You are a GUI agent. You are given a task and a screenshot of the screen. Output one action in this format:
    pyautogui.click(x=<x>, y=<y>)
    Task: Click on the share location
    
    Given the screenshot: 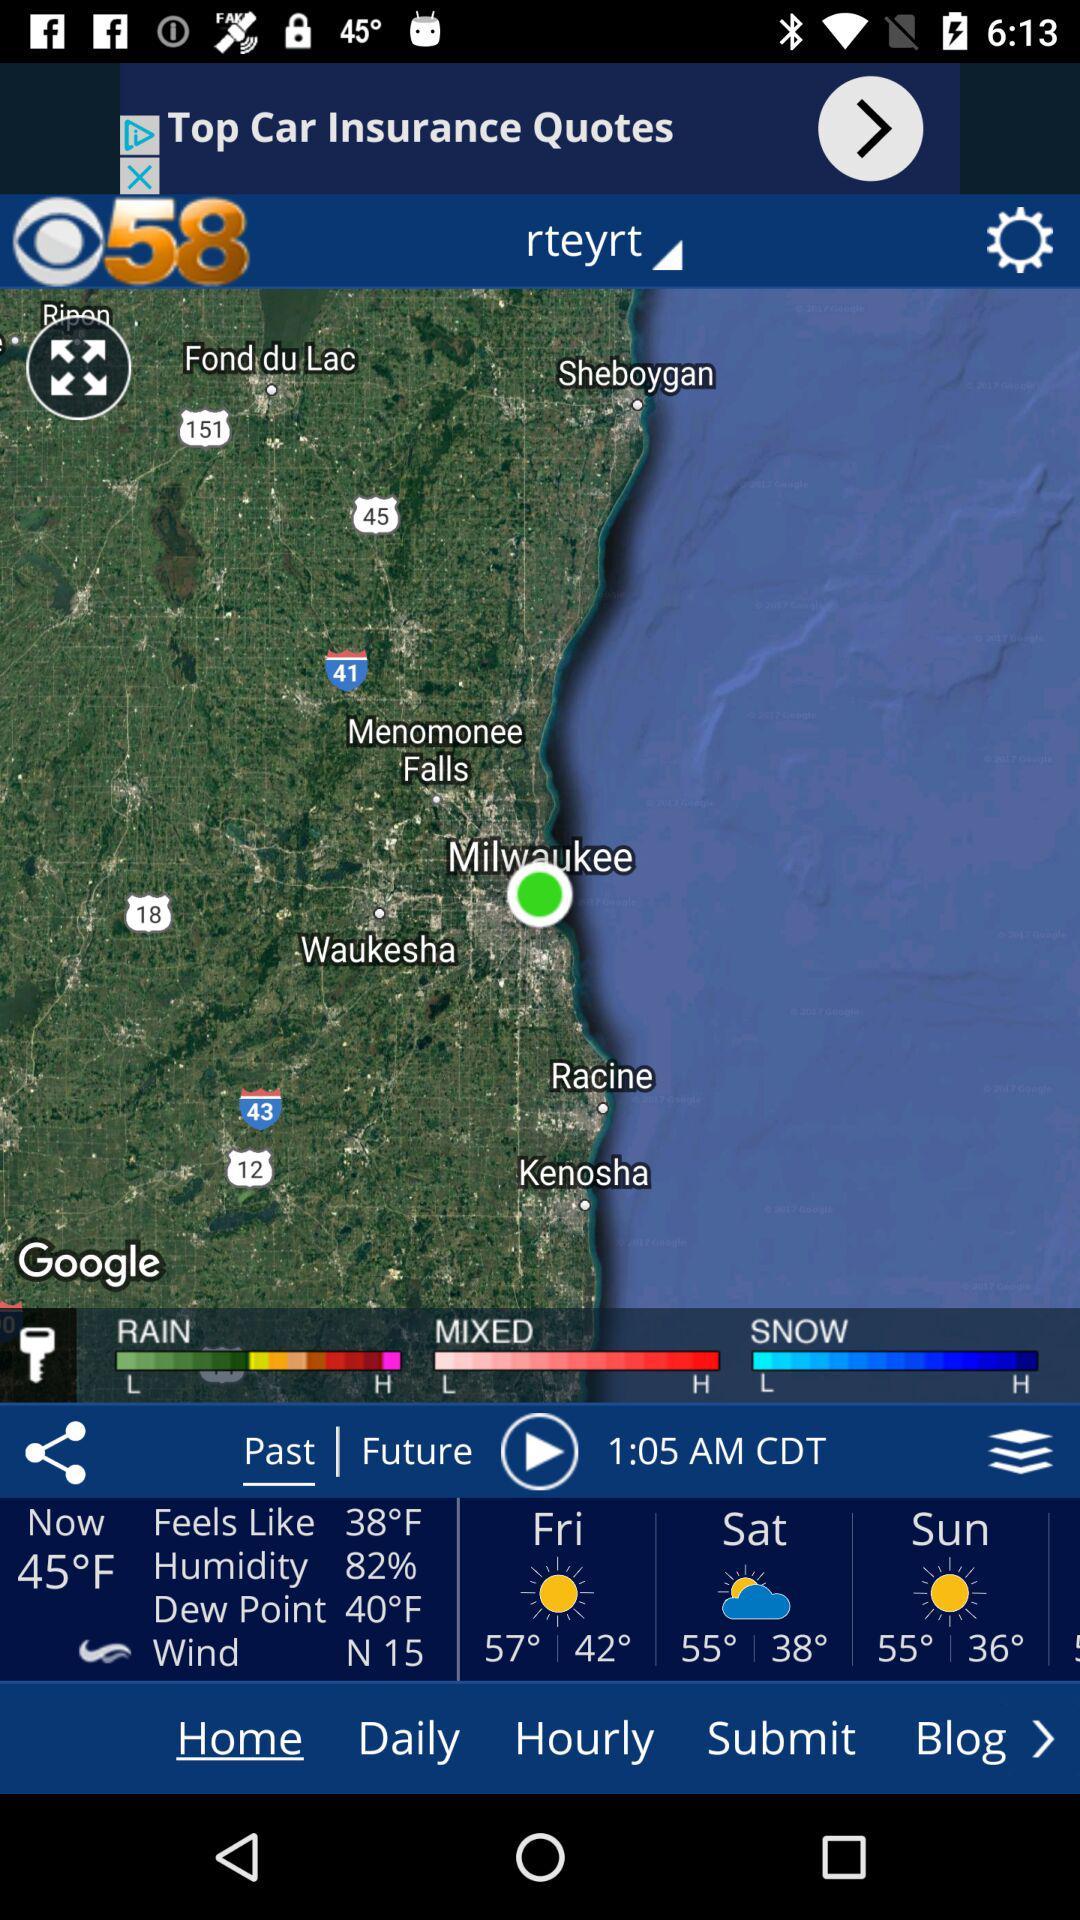 What is the action you would take?
    pyautogui.click(x=58, y=1451)
    